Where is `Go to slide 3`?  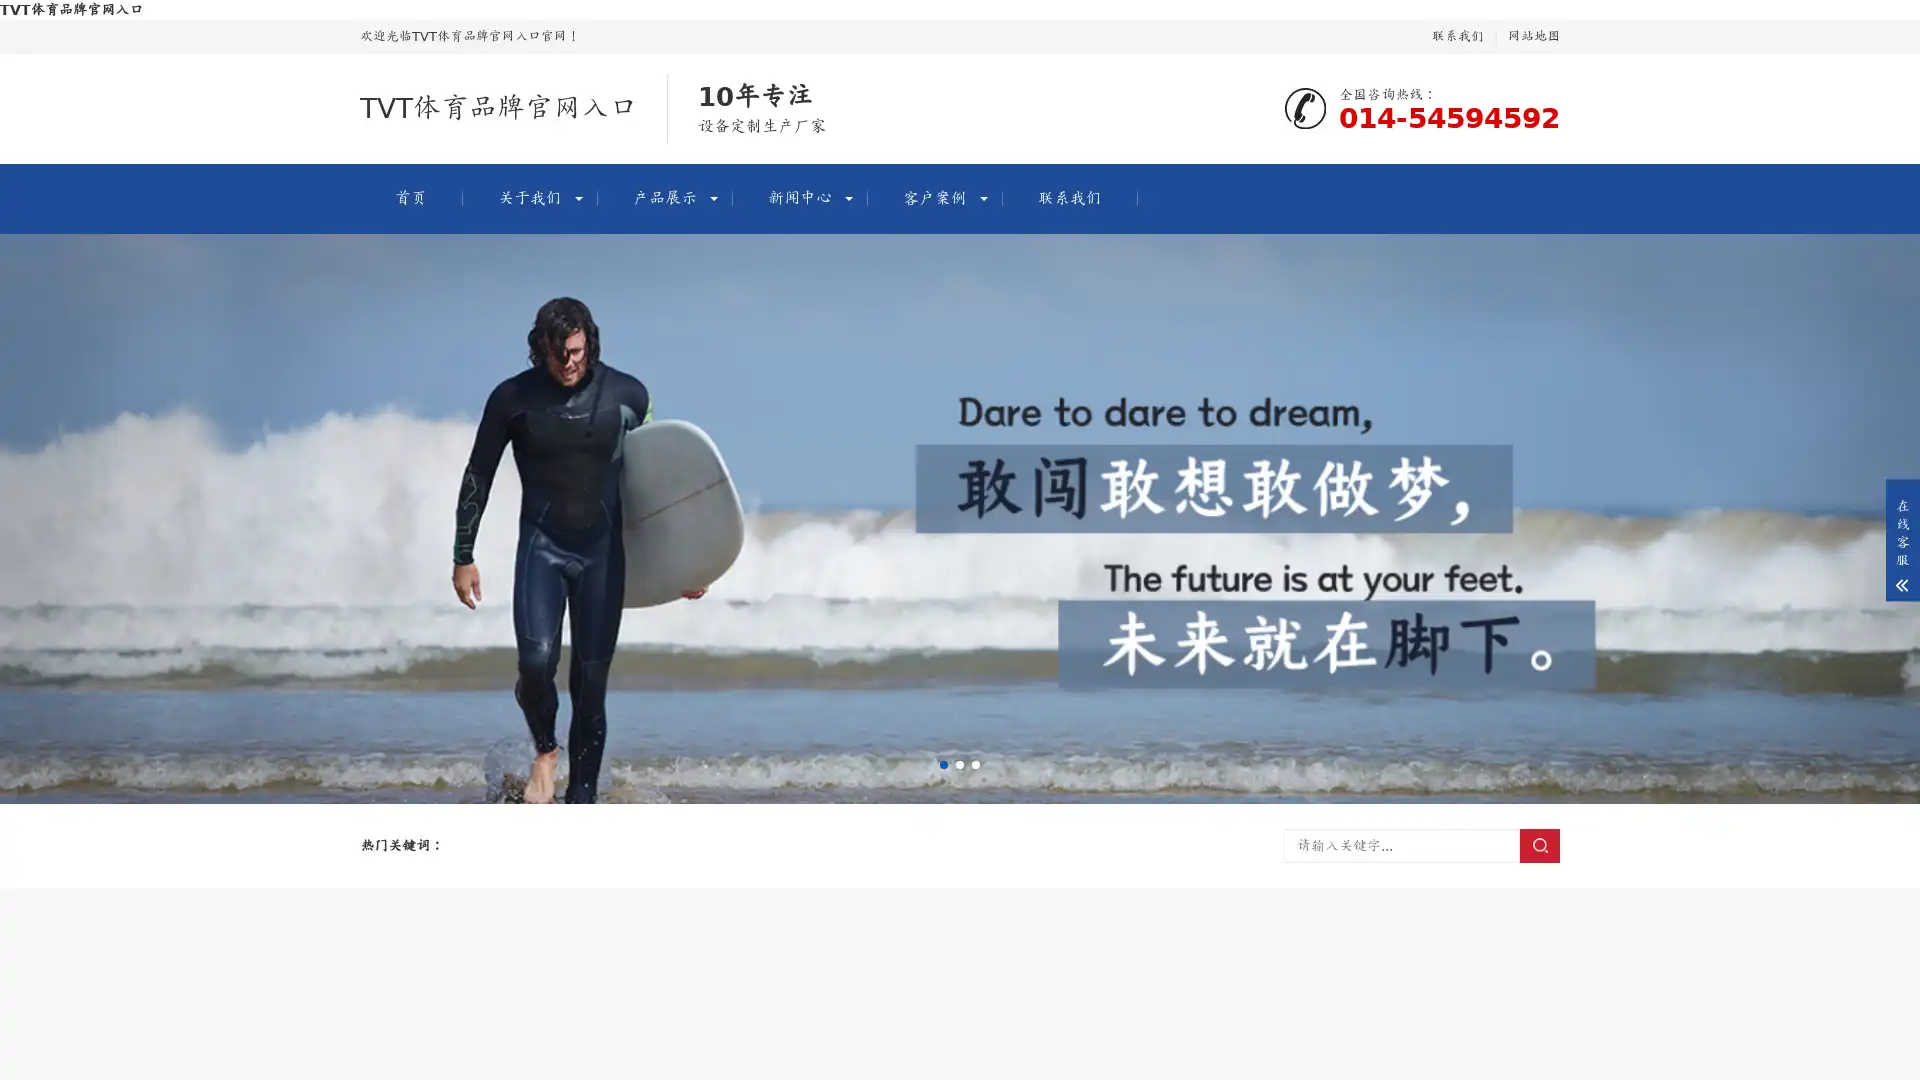 Go to slide 3 is located at coordinates (975, 764).